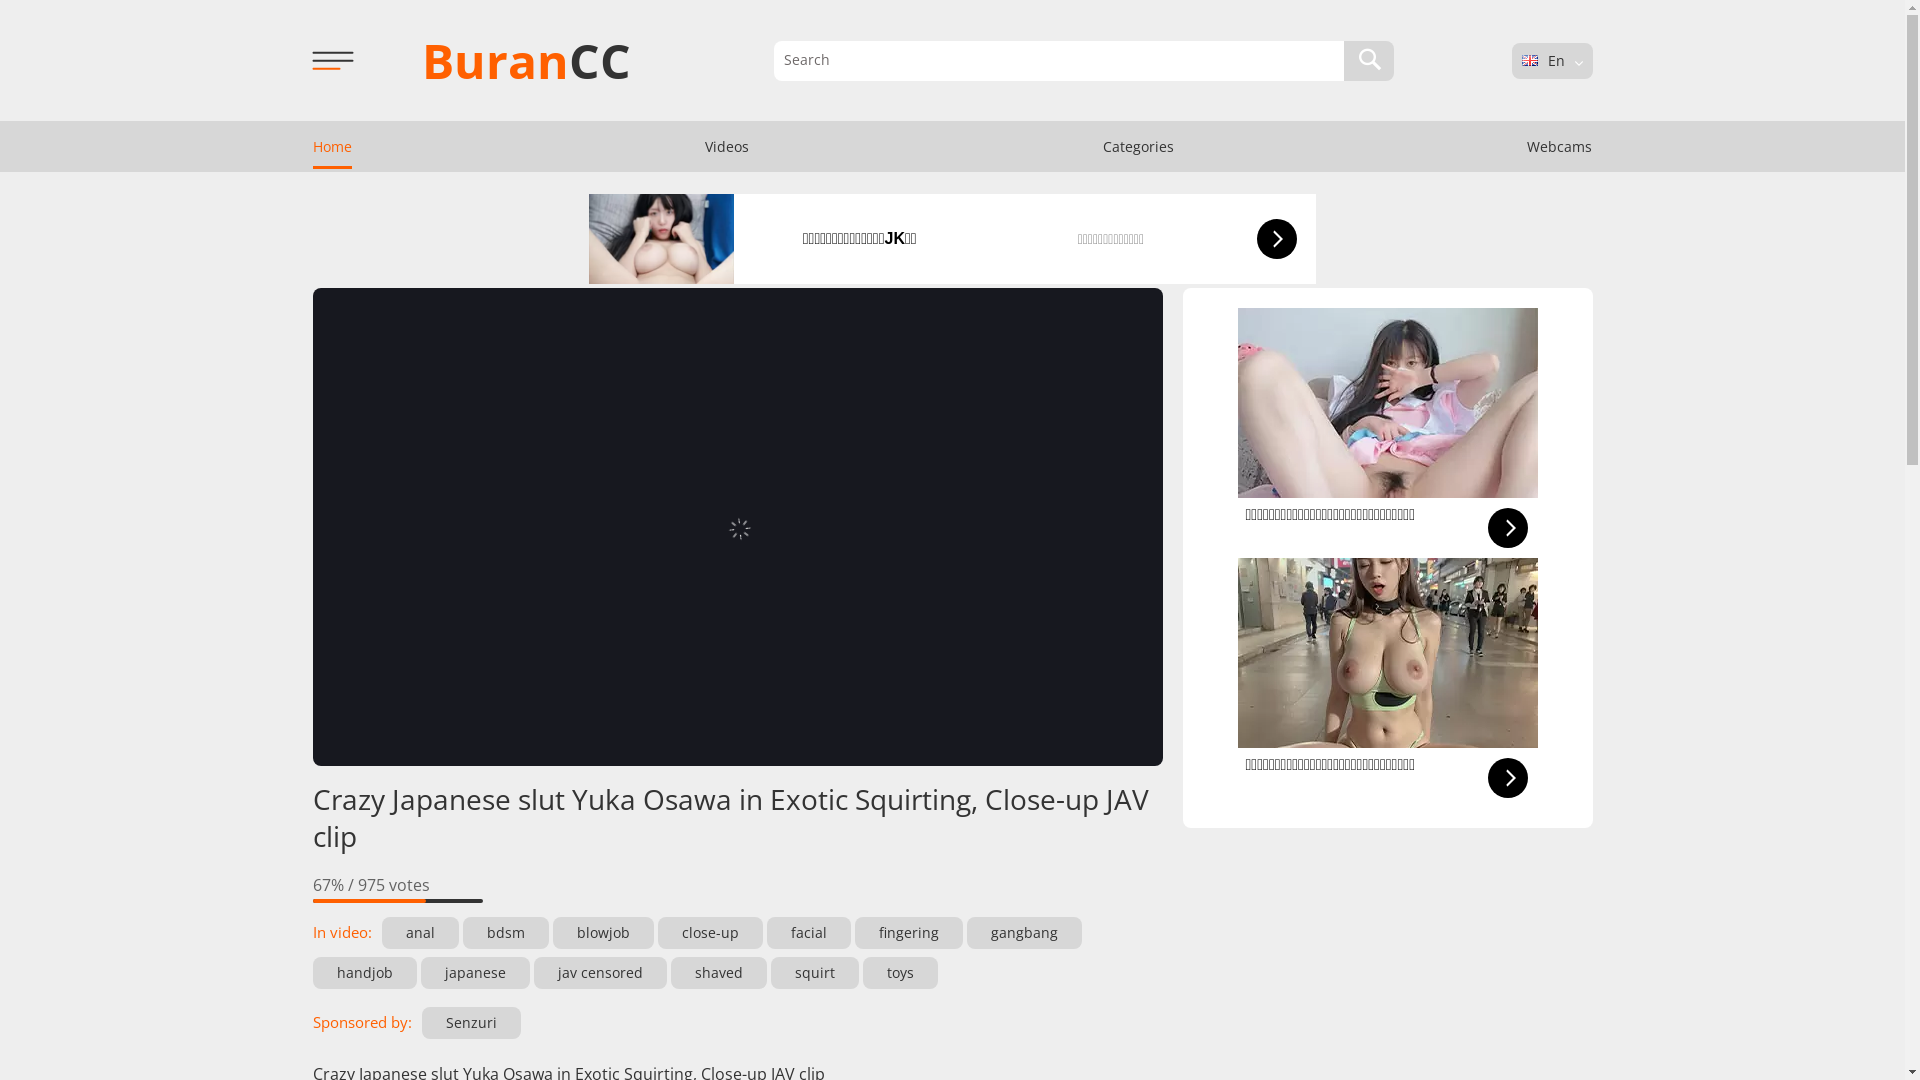  What do you see at coordinates (599, 971) in the screenshot?
I see `'jav censored'` at bounding box center [599, 971].